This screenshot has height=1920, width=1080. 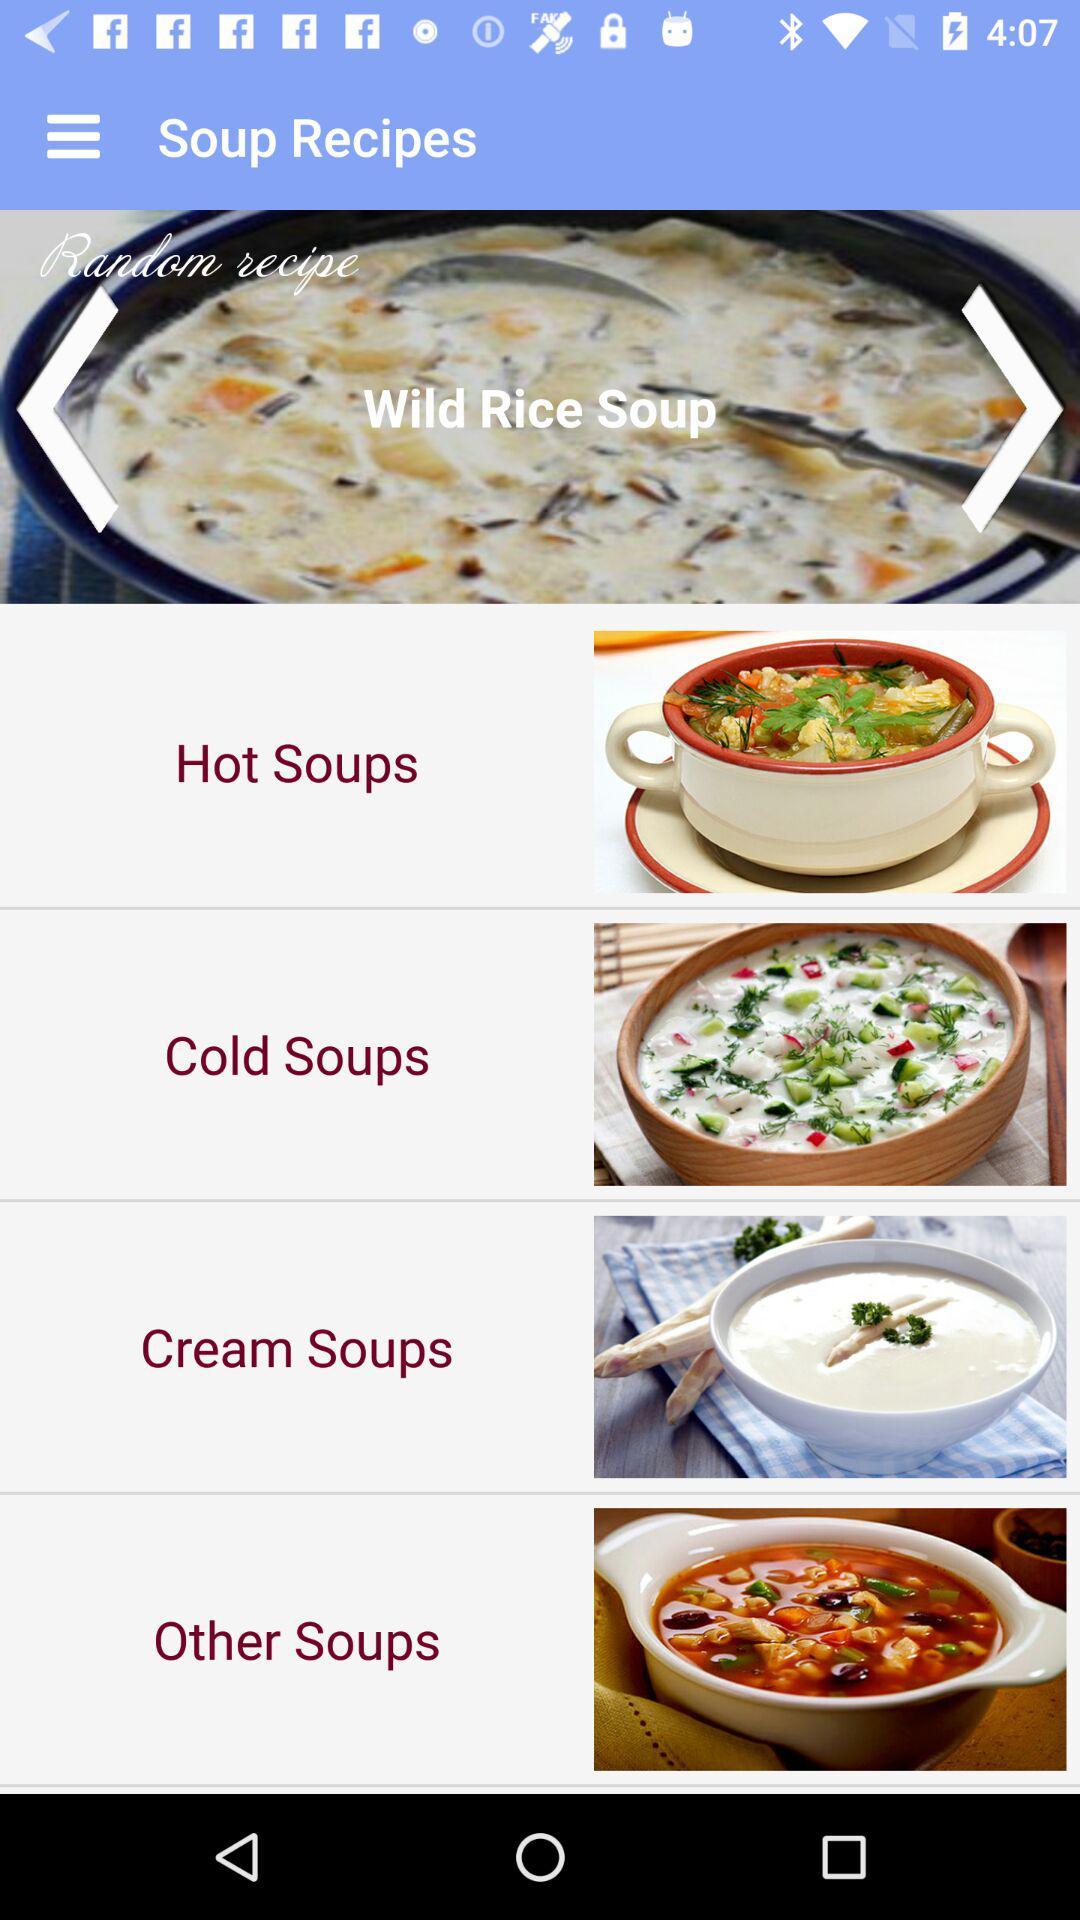 What do you see at coordinates (297, 1053) in the screenshot?
I see `cold soups icon` at bounding box center [297, 1053].